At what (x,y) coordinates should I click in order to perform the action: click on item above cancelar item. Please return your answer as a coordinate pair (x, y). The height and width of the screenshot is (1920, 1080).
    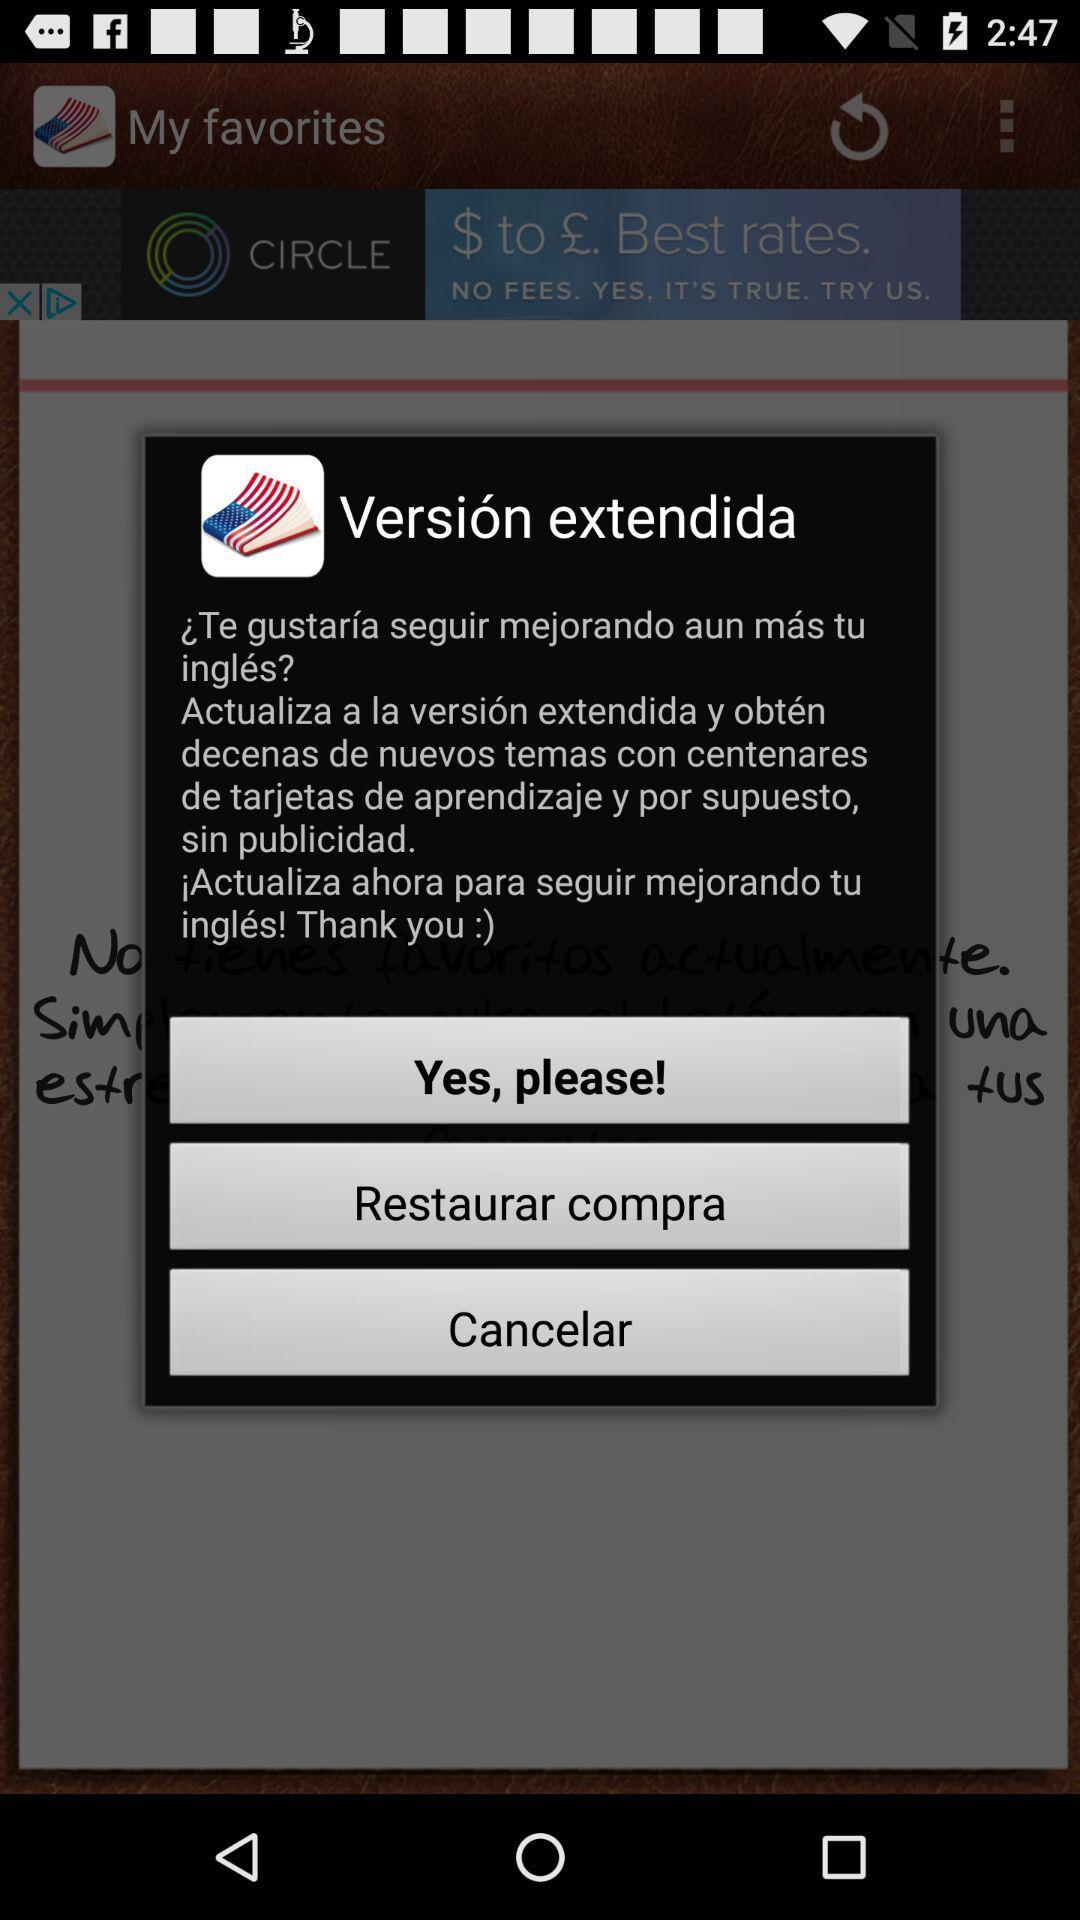
    Looking at the image, I should click on (540, 1201).